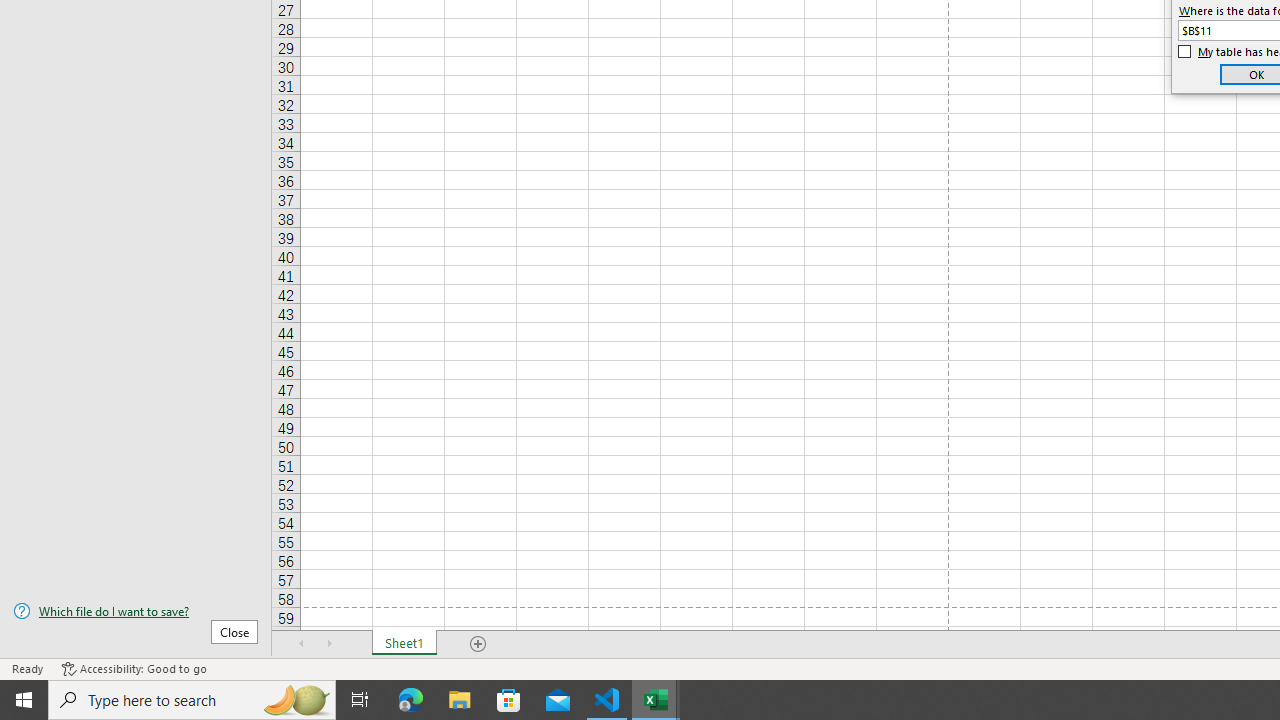 This screenshot has height=720, width=1280. I want to click on 'Scroll Right', so click(330, 644).